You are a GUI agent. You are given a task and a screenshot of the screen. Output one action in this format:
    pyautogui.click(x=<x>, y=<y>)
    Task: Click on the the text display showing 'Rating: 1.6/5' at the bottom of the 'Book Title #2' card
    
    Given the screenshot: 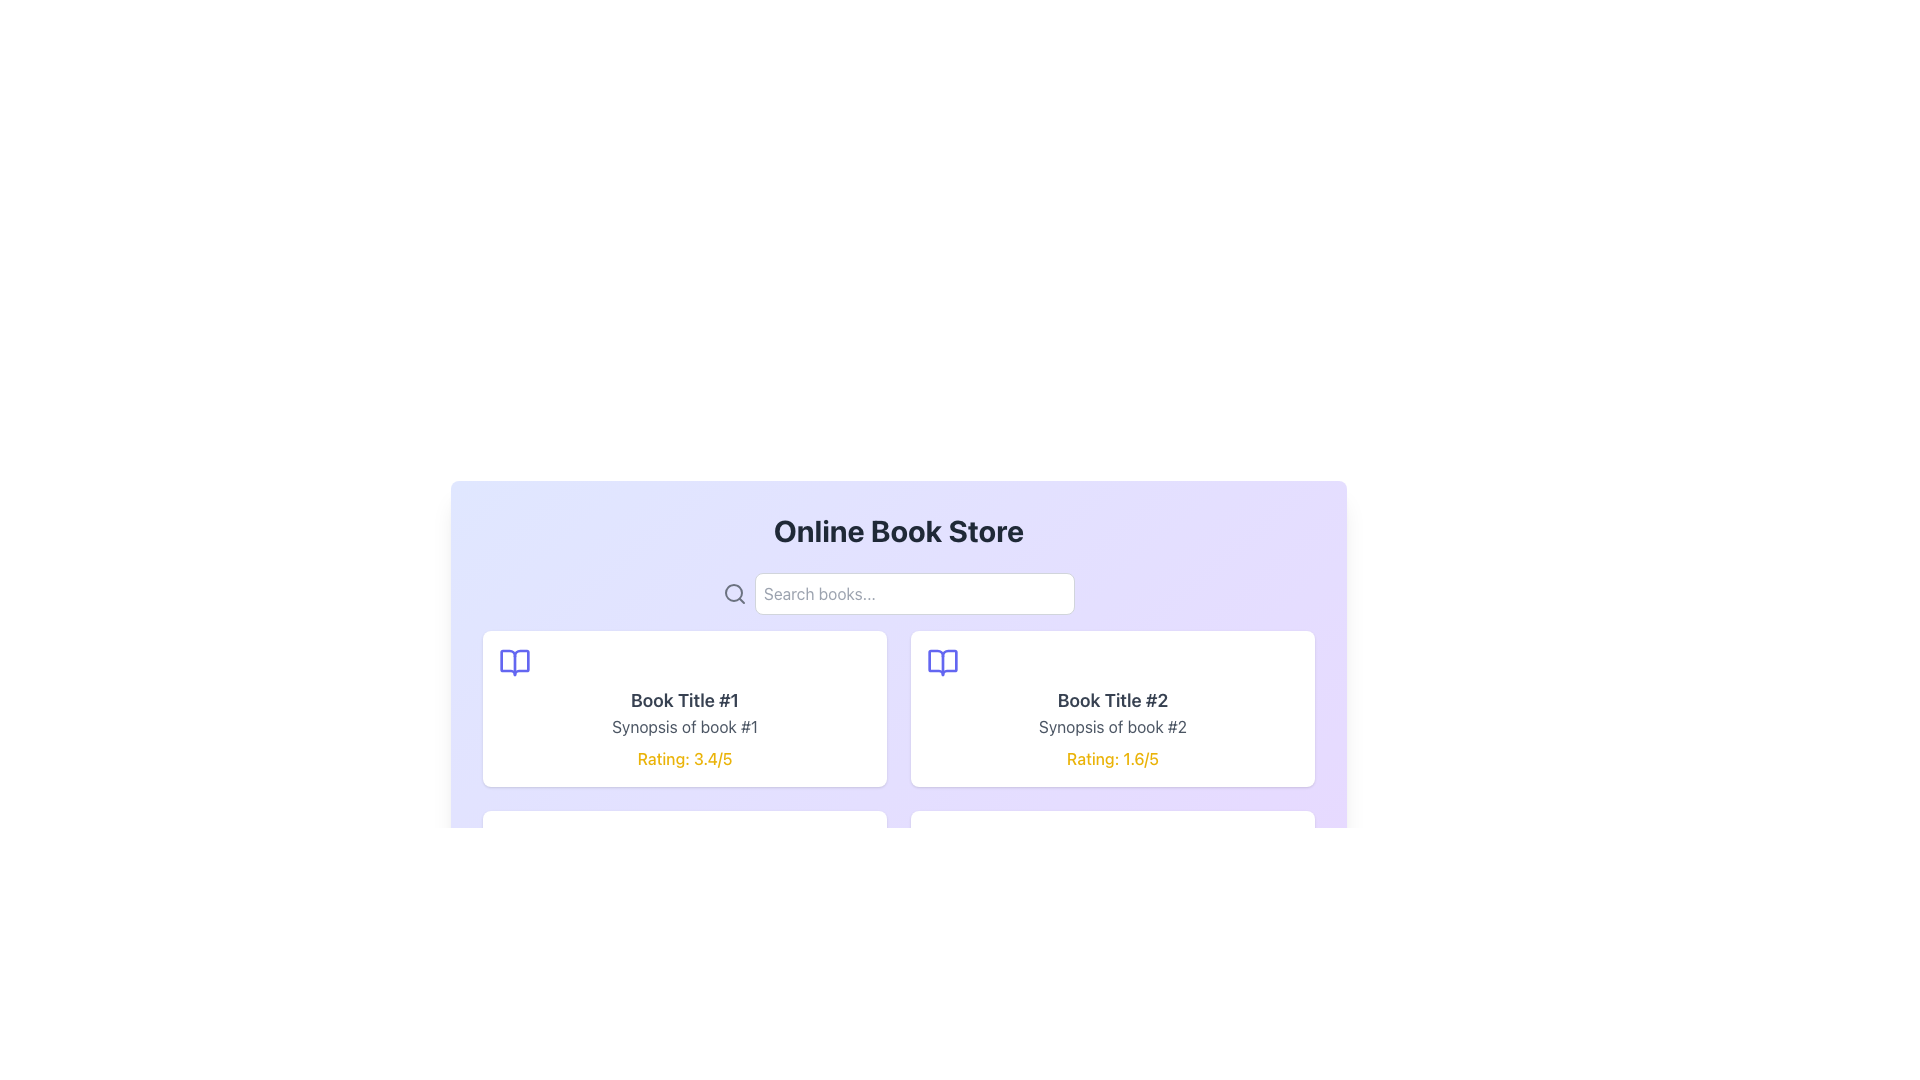 What is the action you would take?
    pyautogui.click(x=1112, y=759)
    